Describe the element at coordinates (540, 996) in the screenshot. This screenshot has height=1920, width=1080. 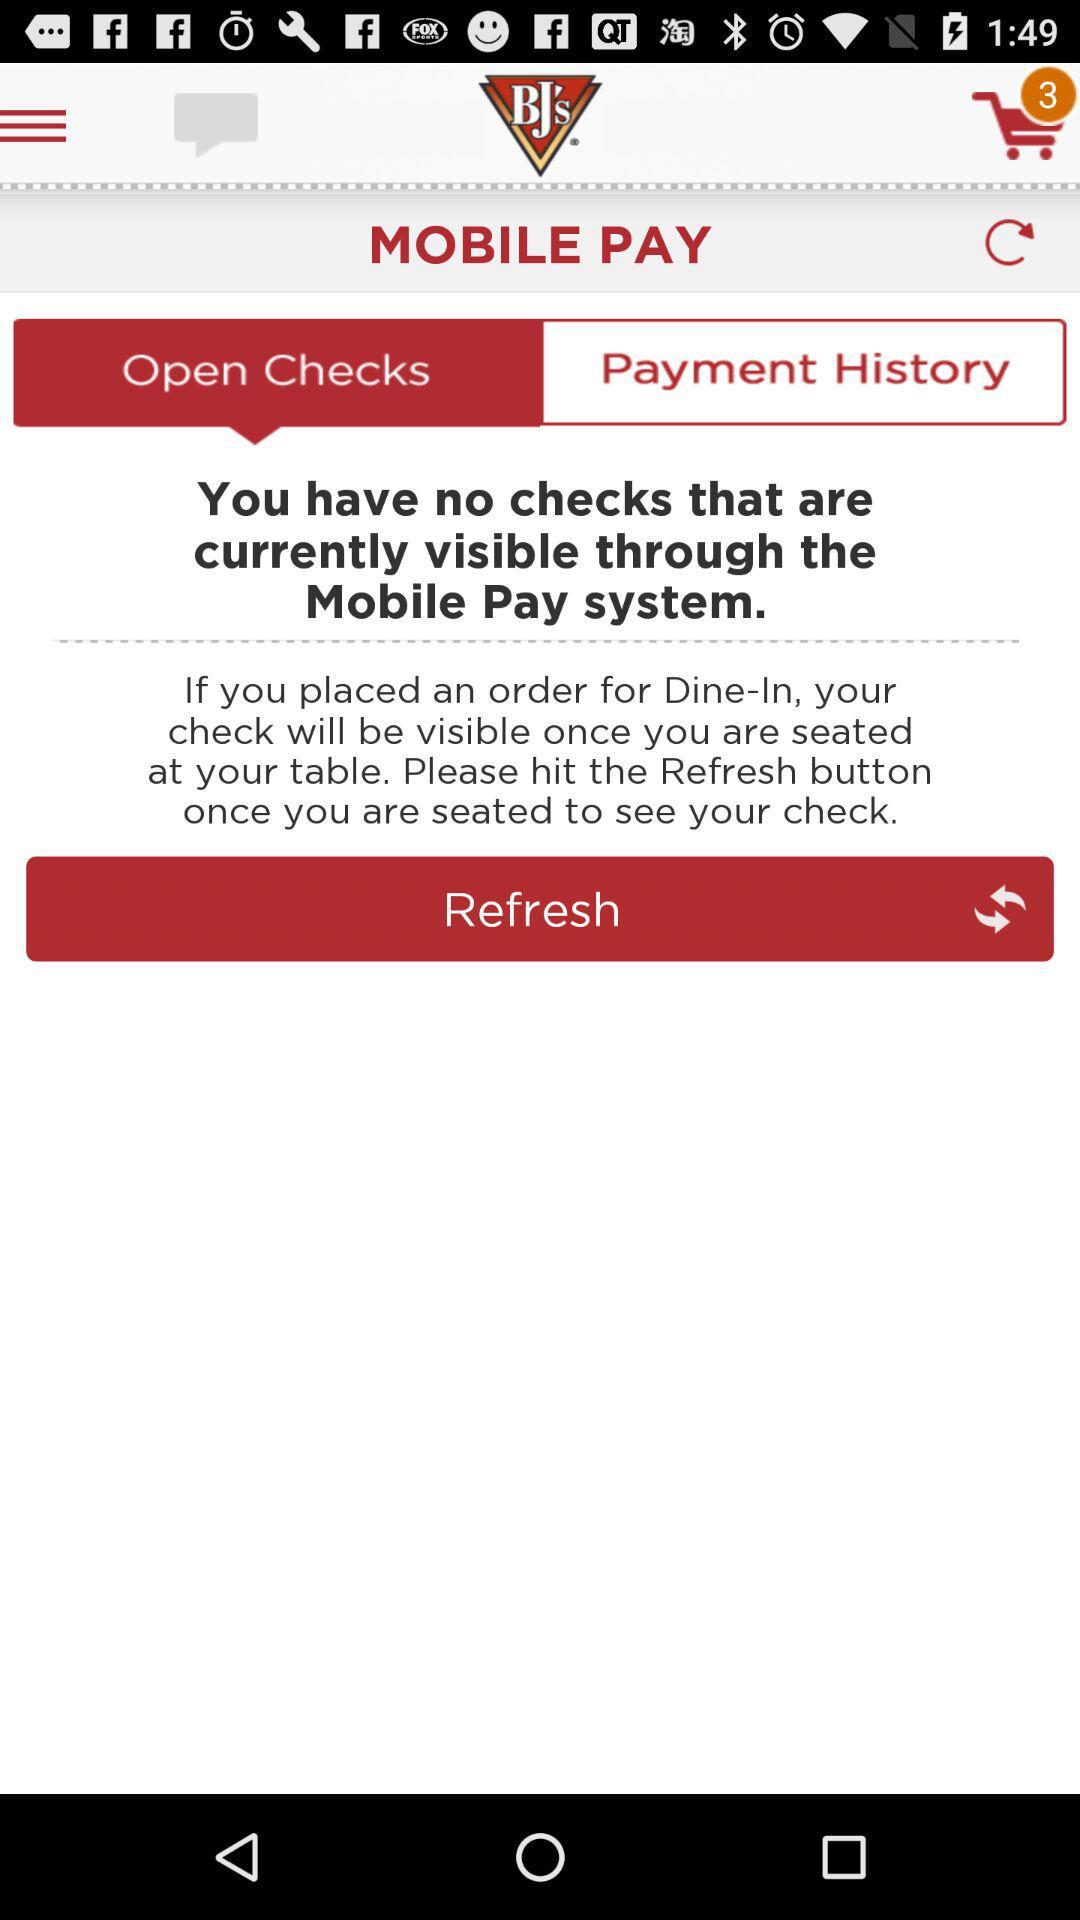
I see `refresh page` at that location.